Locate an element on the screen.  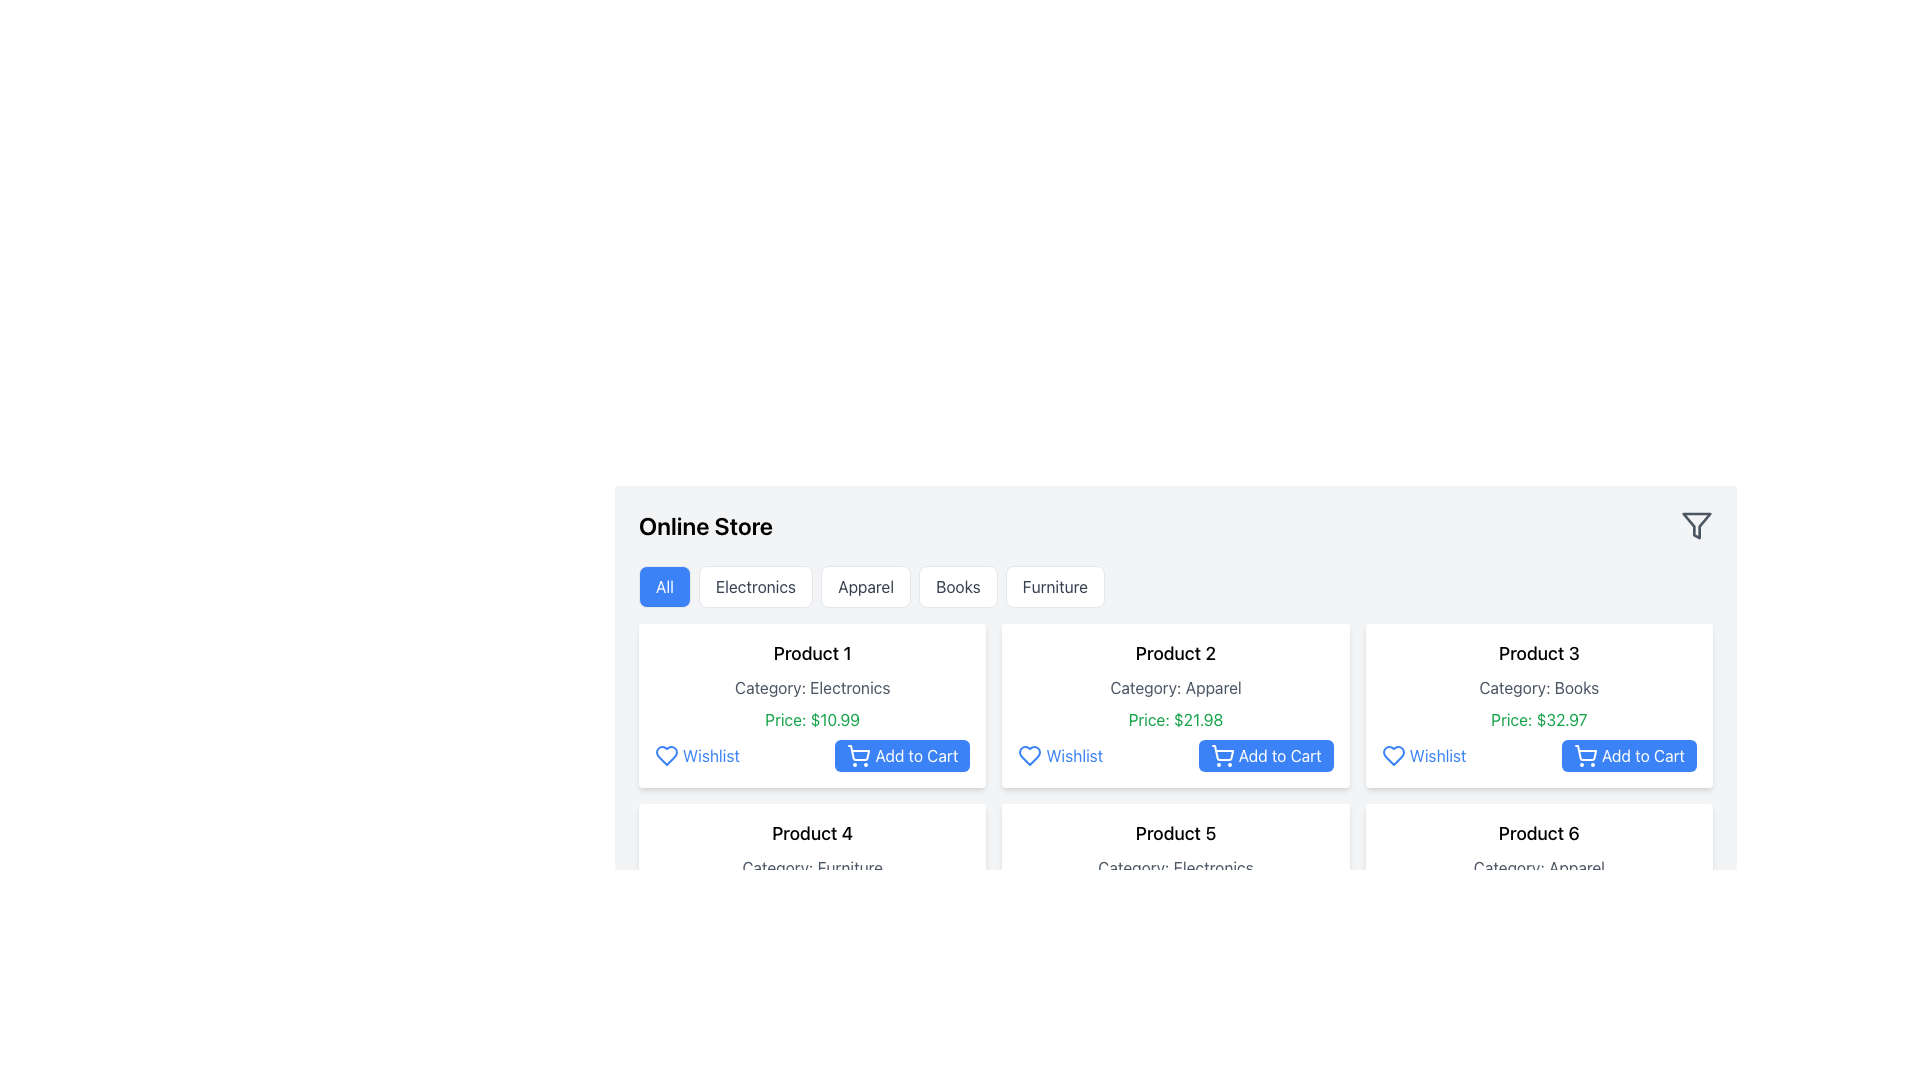
the text label categorizing the product as 'Electronics', which is located below 'Product 1' and above 'Price: $10.99' is located at coordinates (812, 686).